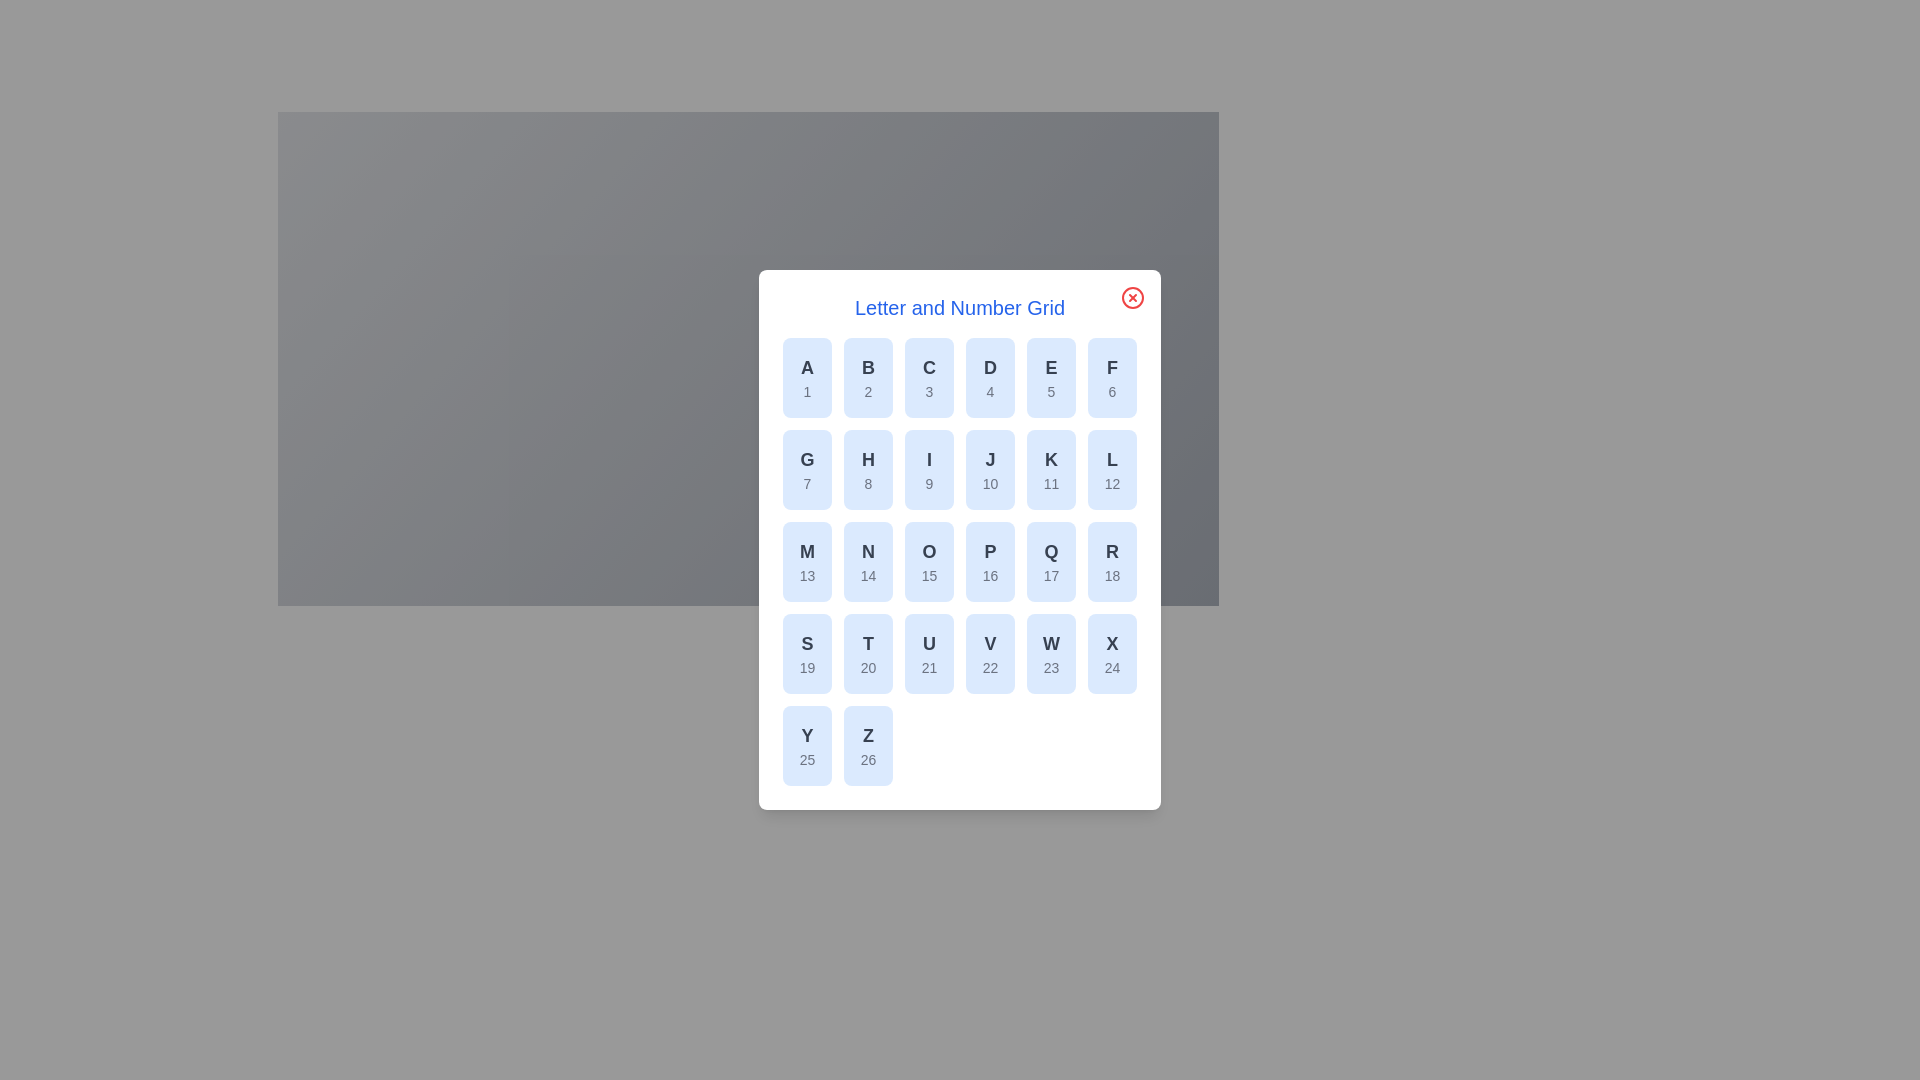 This screenshot has width=1920, height=1080. Describe the element at coordinates (1132, 297) in the screenshot. I see `the close button to dismiss the dialog` at that location.